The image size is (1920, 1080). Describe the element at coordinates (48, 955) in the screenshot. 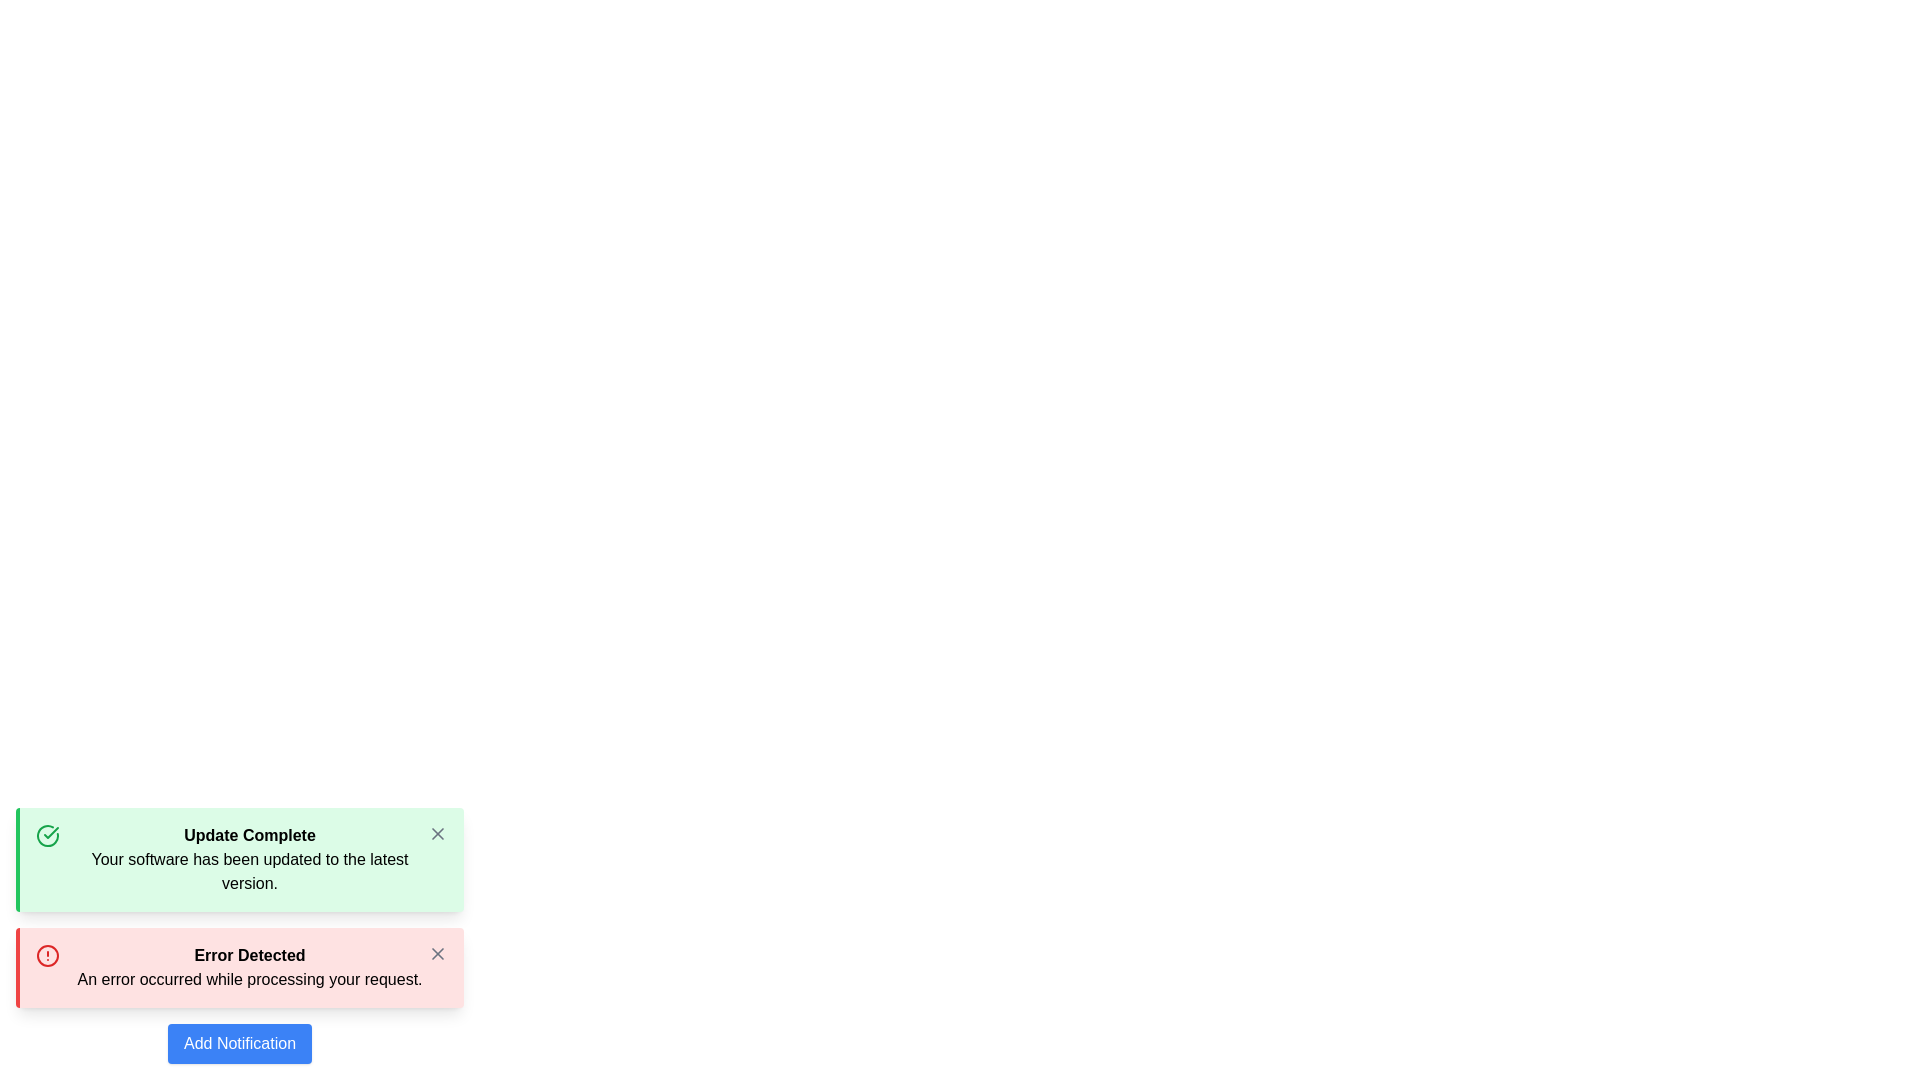

I see `the error icon located to the left of the 'Error Detected' notification text` at that location.